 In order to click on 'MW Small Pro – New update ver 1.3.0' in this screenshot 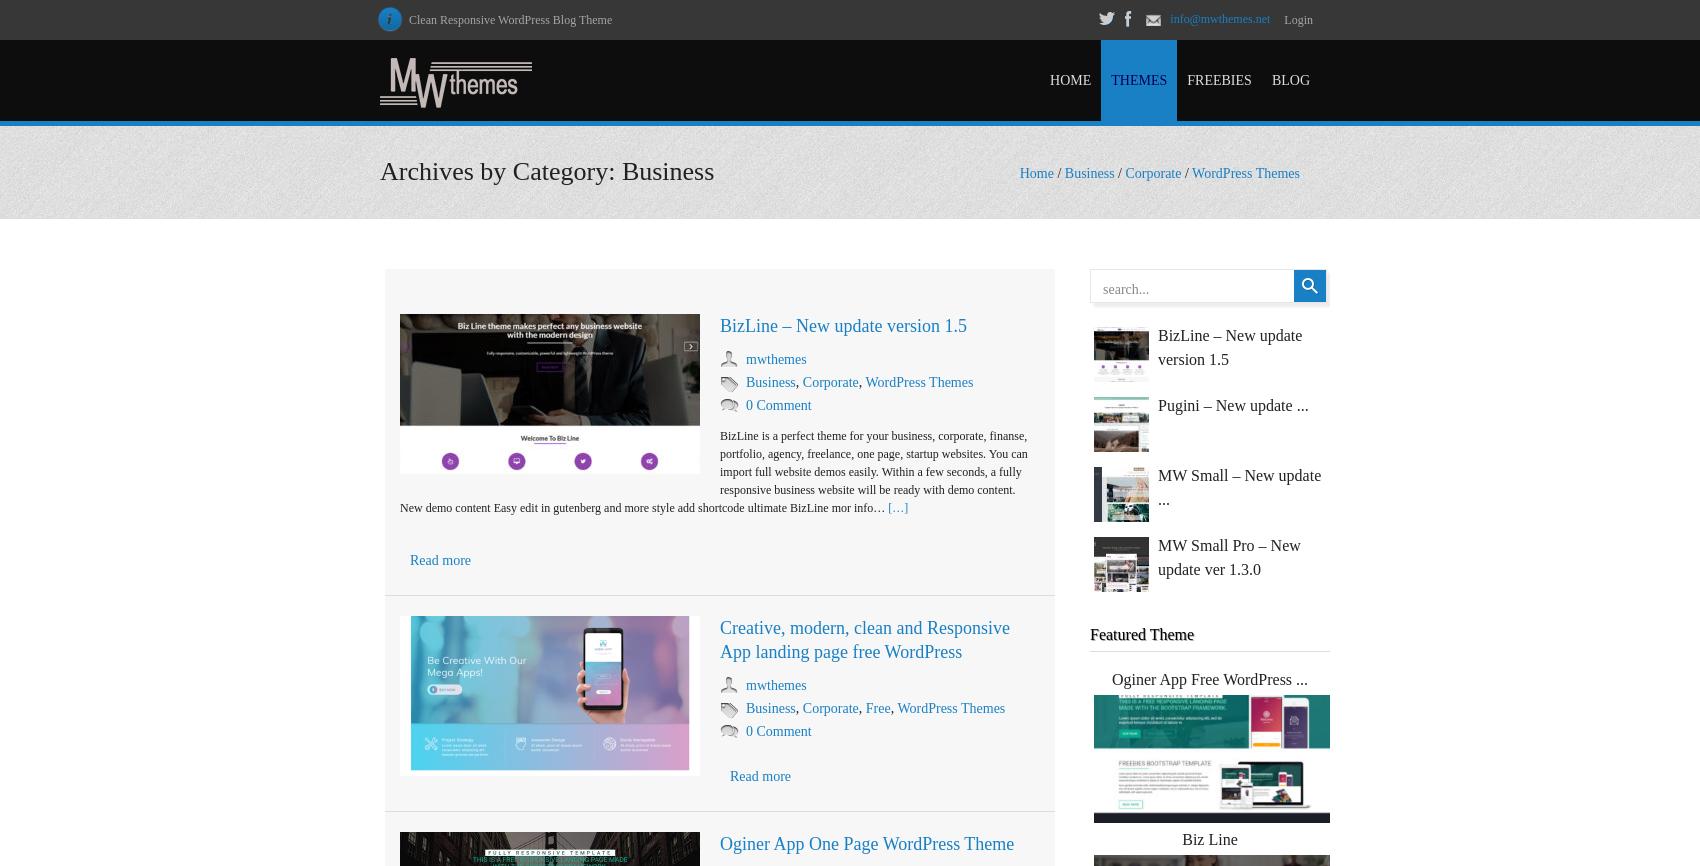, I will do `click(1227, 557)`.